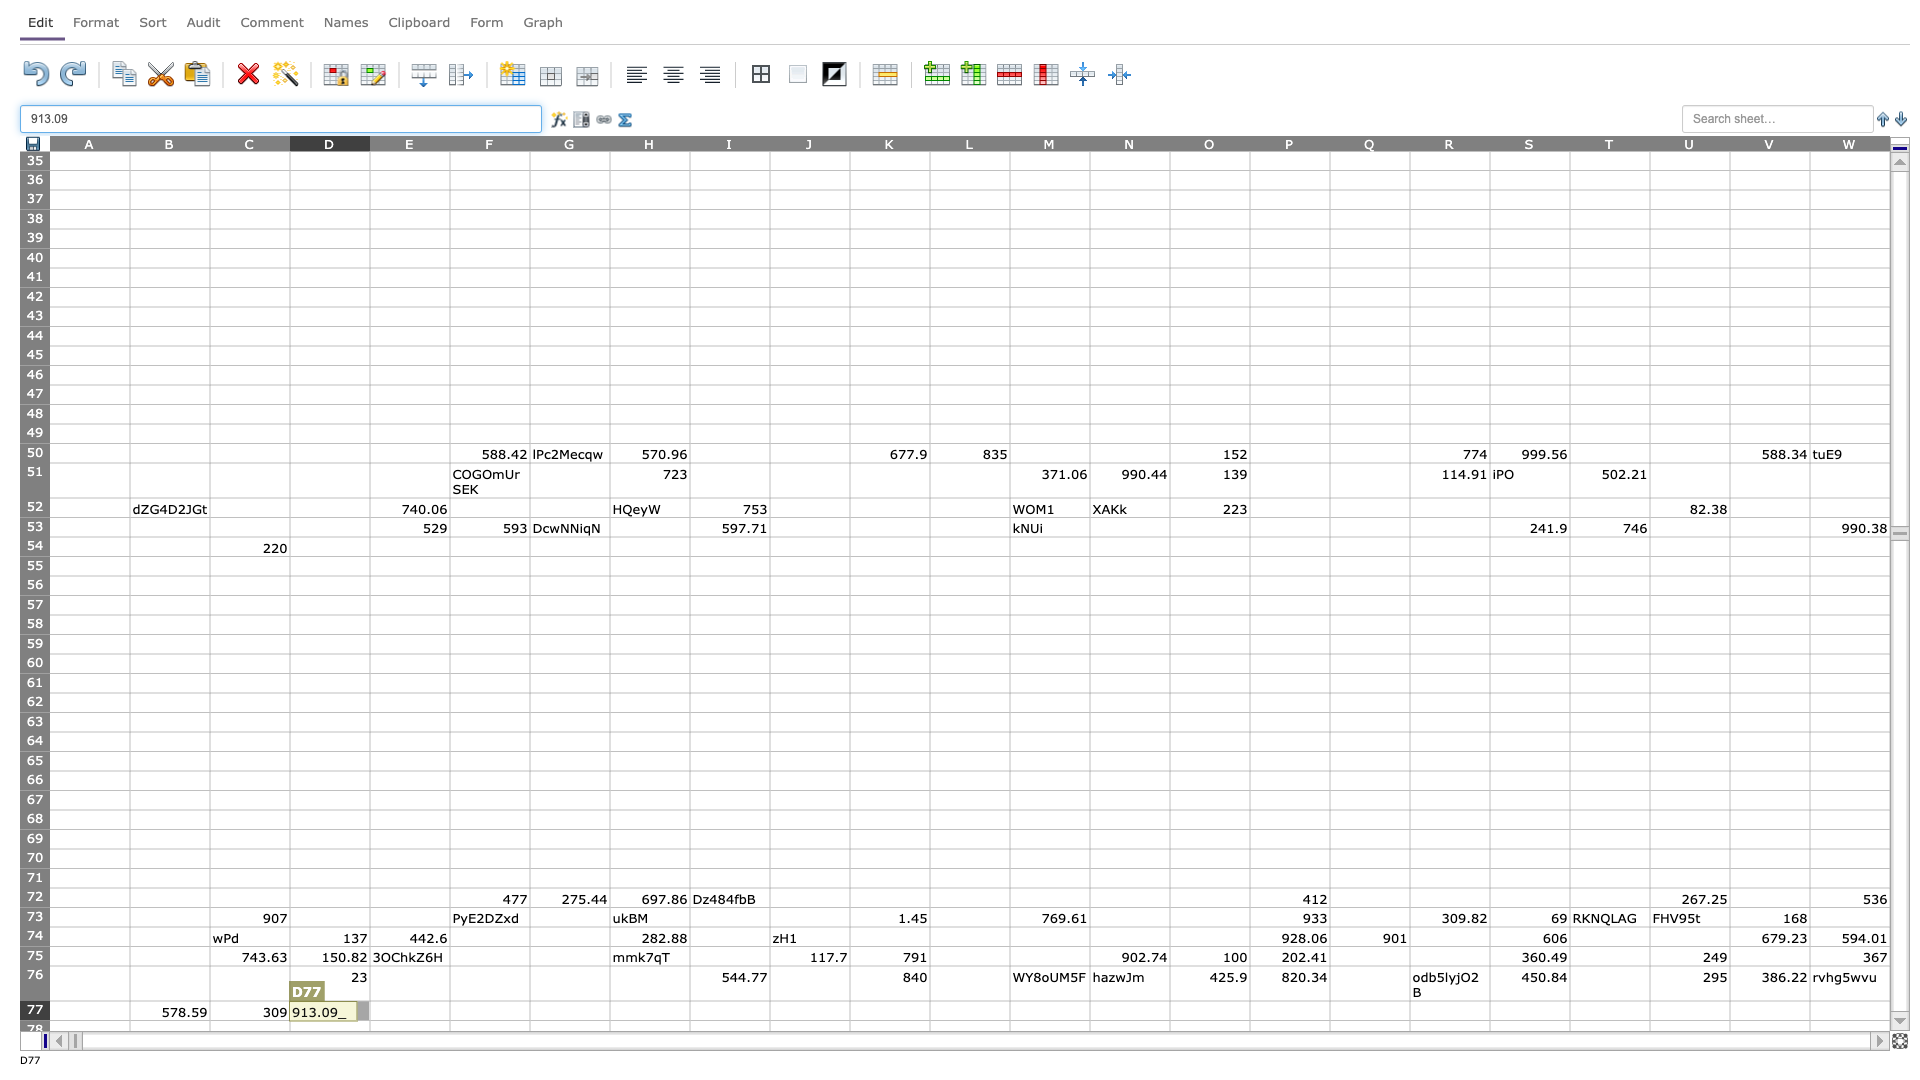 The width and height of the screenshot is (1920, 1080). What do you see at coordinates (449, 1001) in the screenshot?
I see `top left at column F row 77` at bounding box center [449, 1001].